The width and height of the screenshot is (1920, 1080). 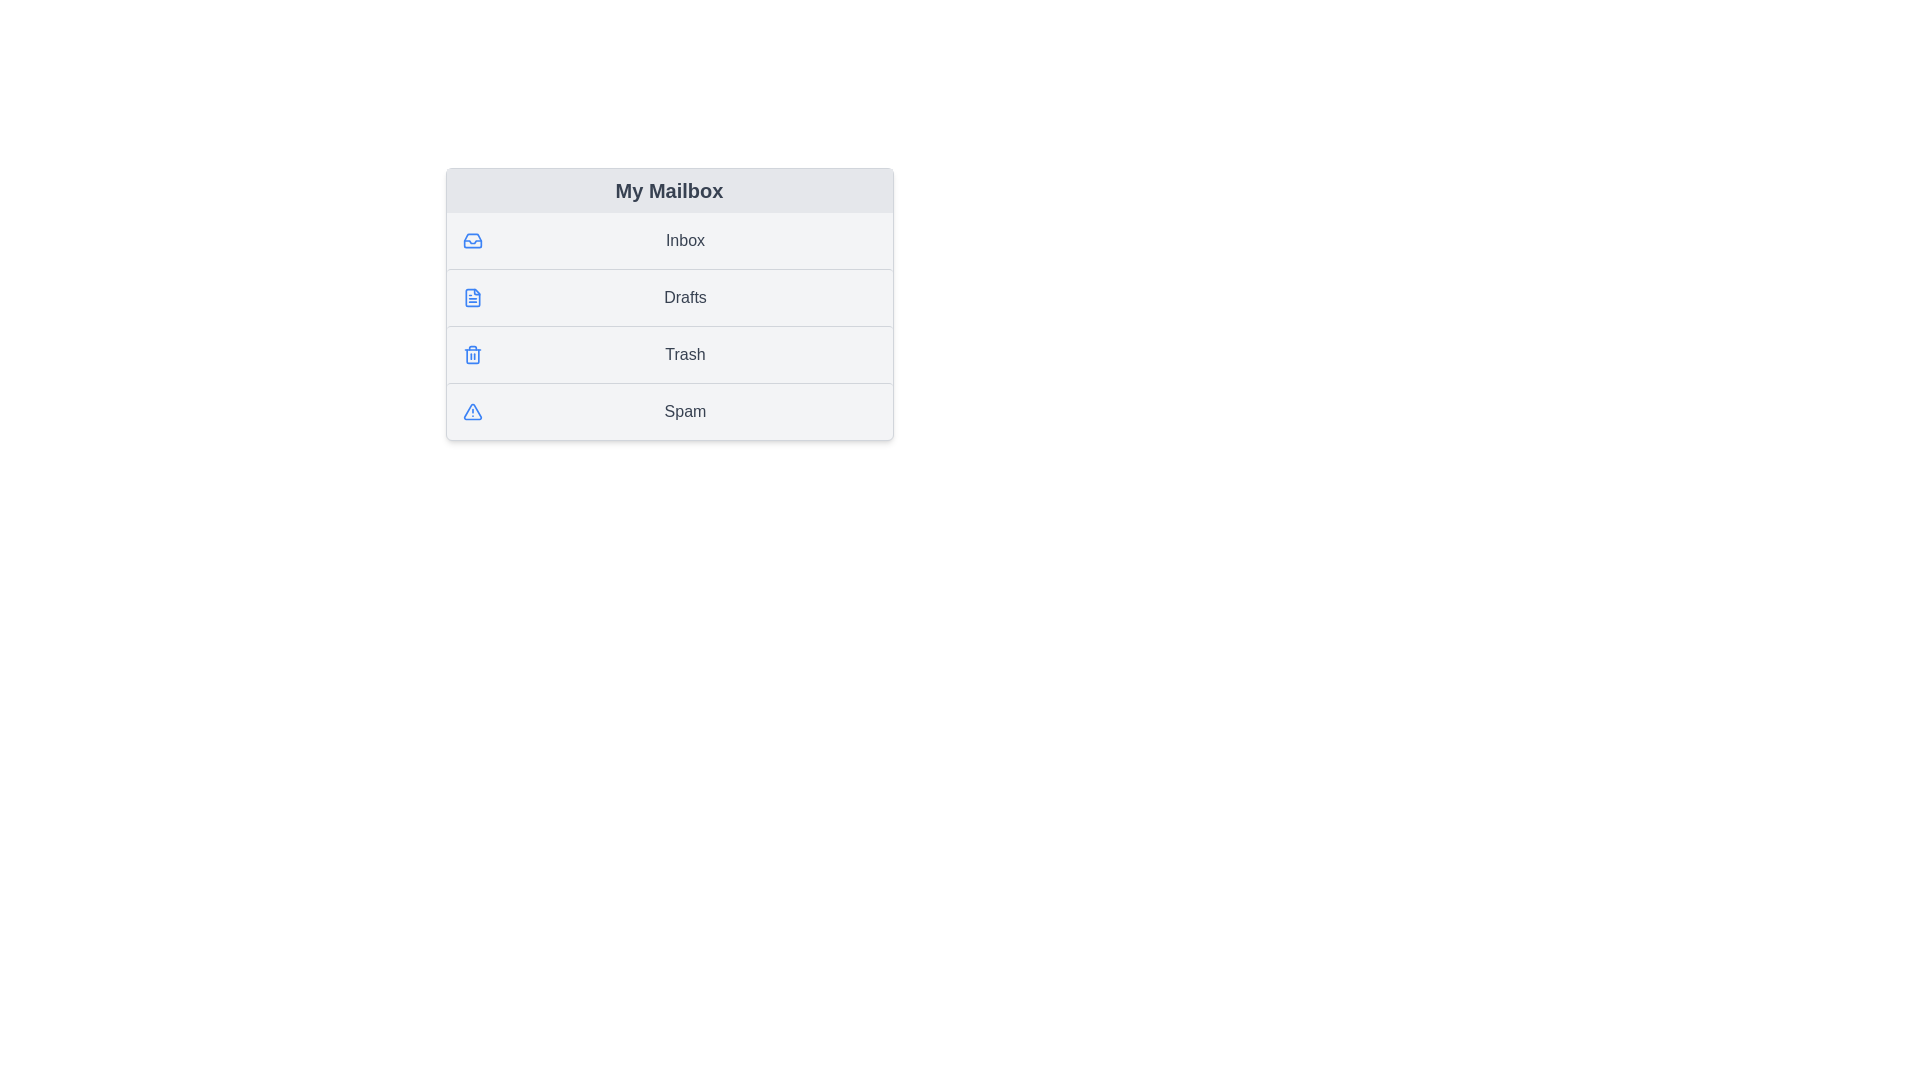 I want to click on the icon next to the Inbox list item, so click(x=471, y=239).